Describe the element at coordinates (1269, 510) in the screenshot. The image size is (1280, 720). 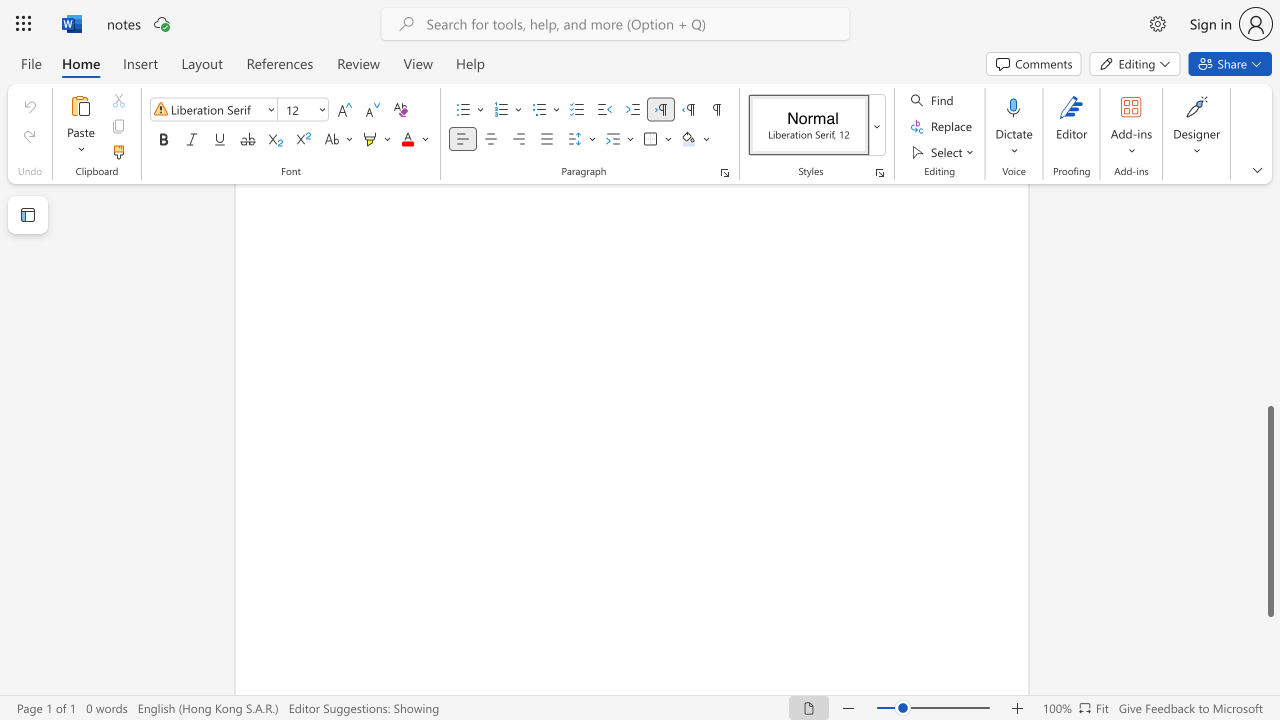
I see `the scrollbar and move down 80 pixels` at that location.